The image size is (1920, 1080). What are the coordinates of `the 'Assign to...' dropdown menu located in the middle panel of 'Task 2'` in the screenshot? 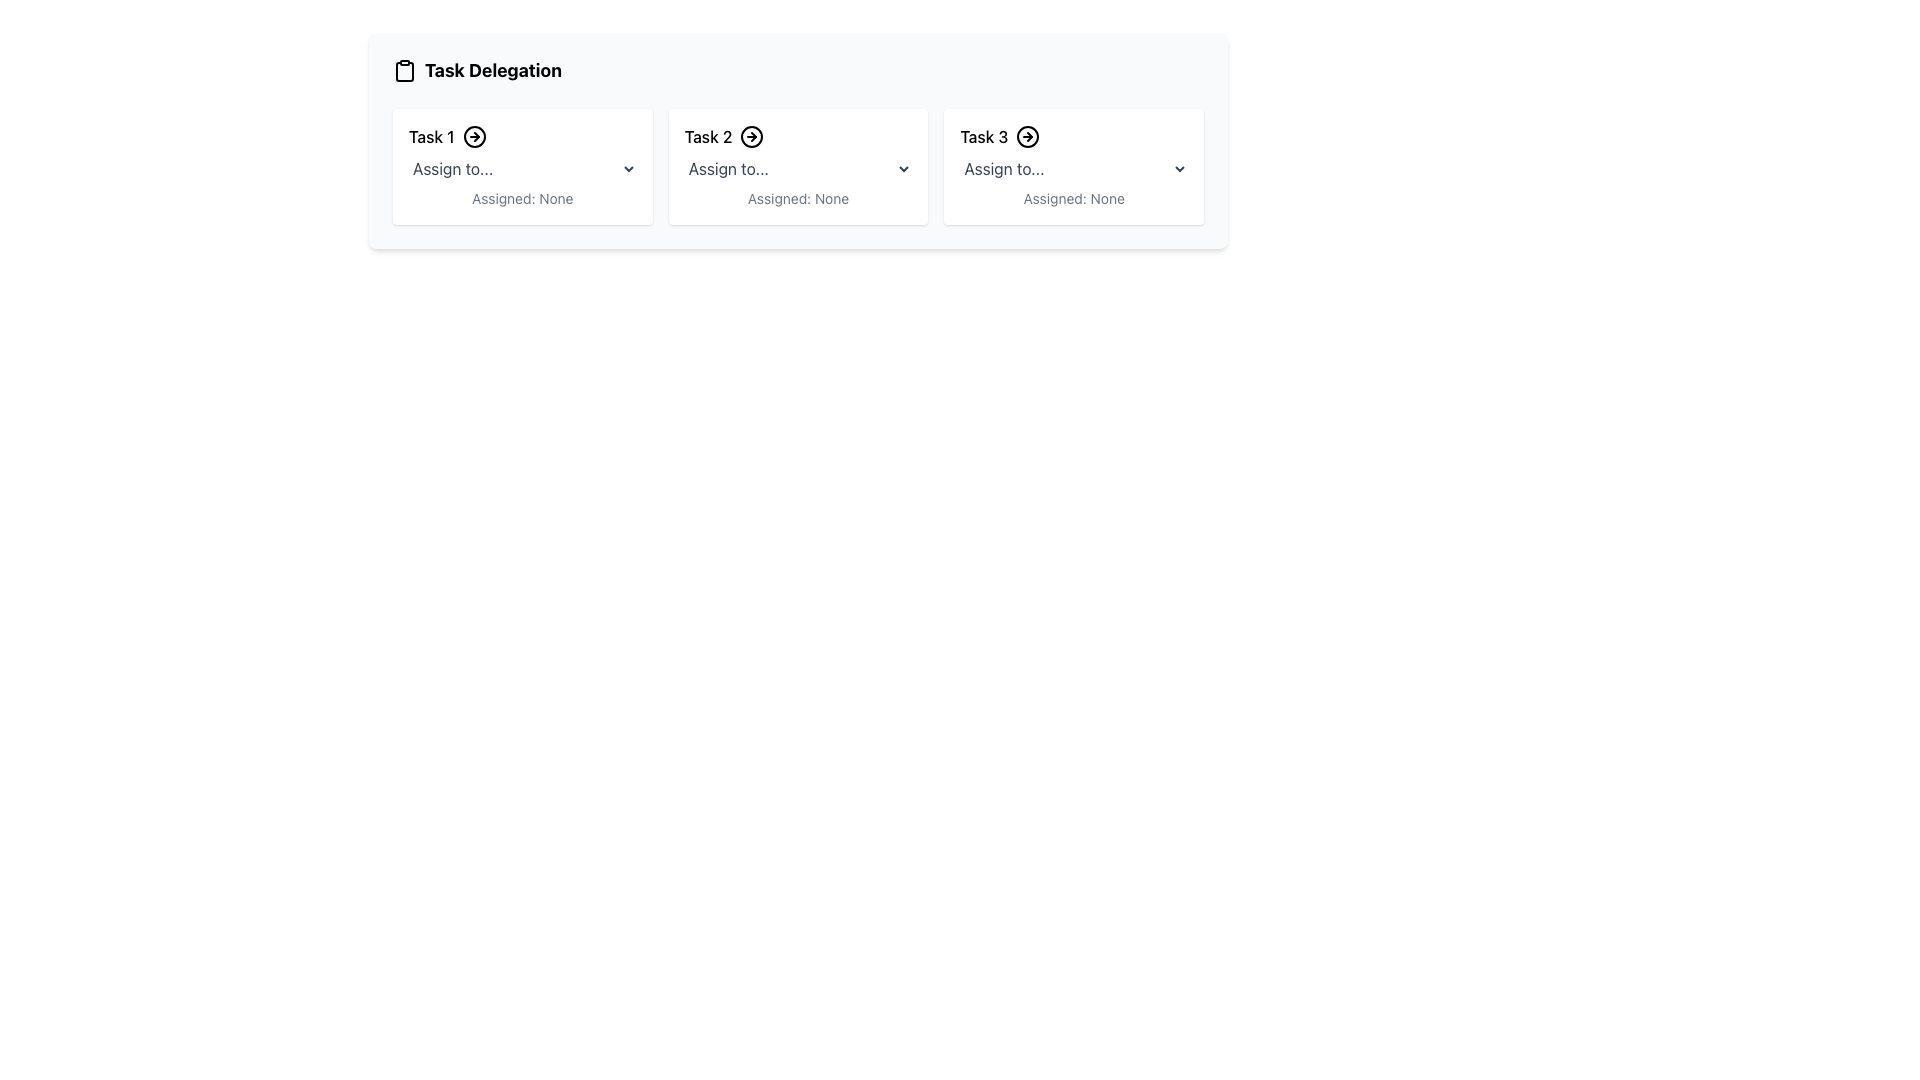 It's located at (797, 168).